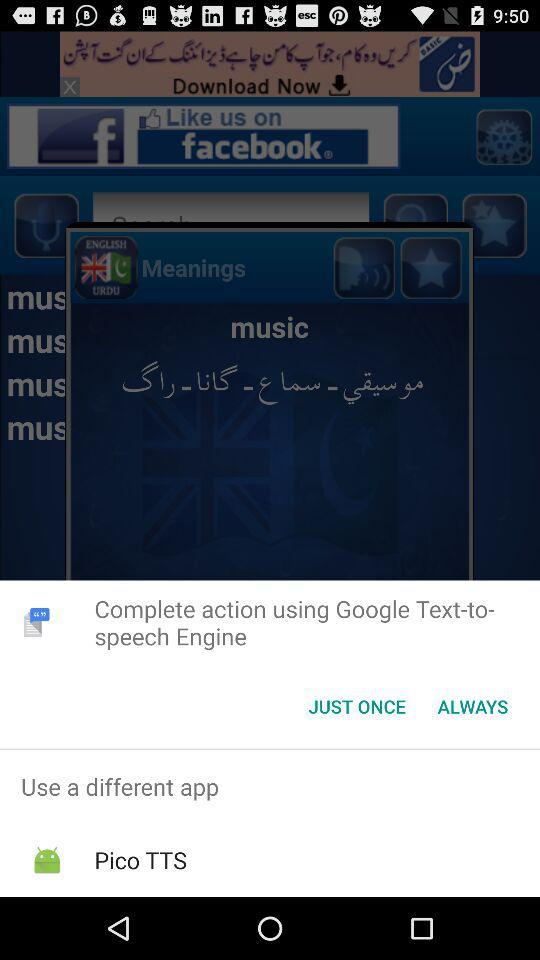 The height and width of the screenshot is (960, 540). I want to click on pico tts item, so click(139, 859).